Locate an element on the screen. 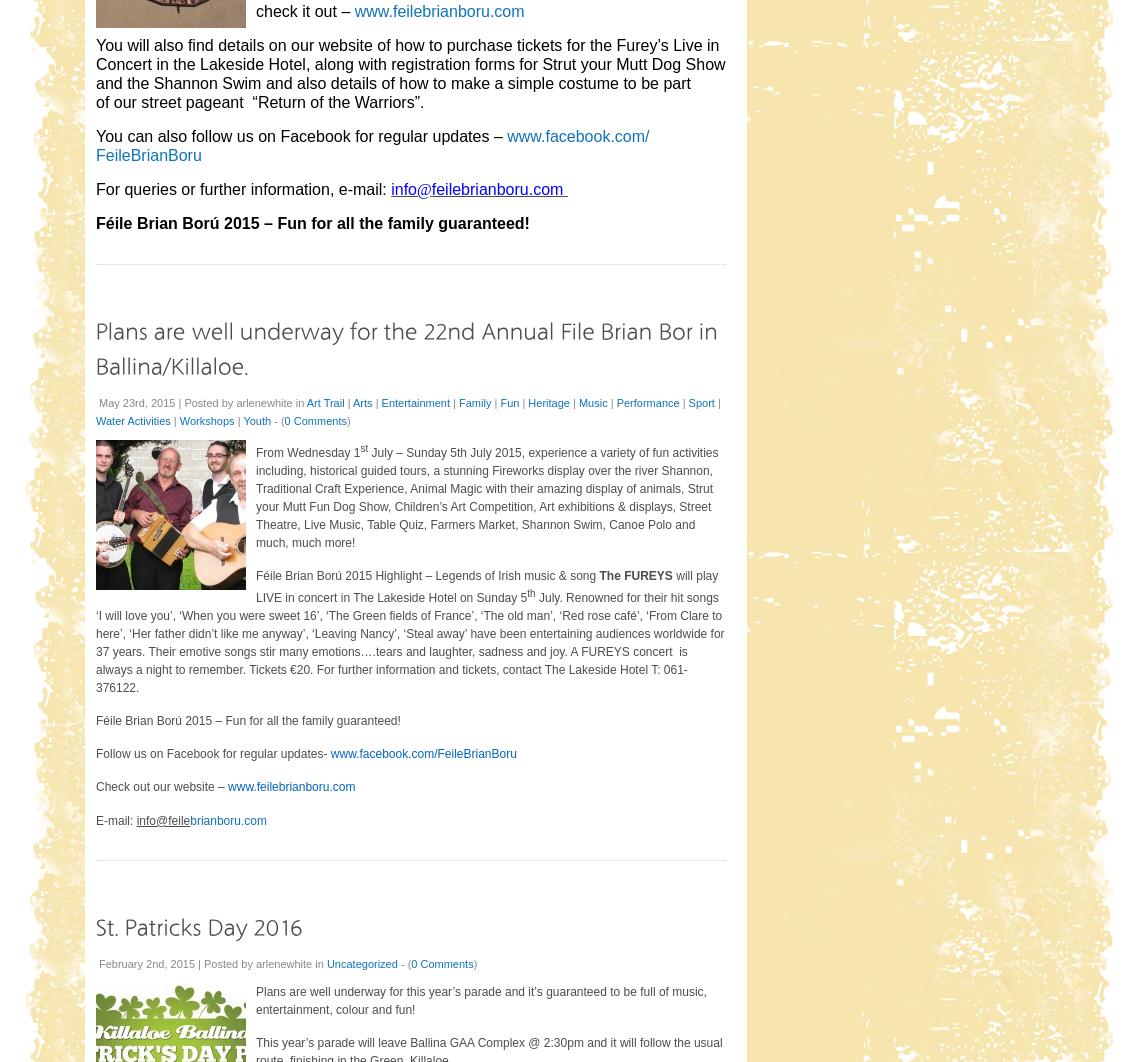 This screenshot has width=1140, height=1062. 'Music' is located at coordinates (577, 400).